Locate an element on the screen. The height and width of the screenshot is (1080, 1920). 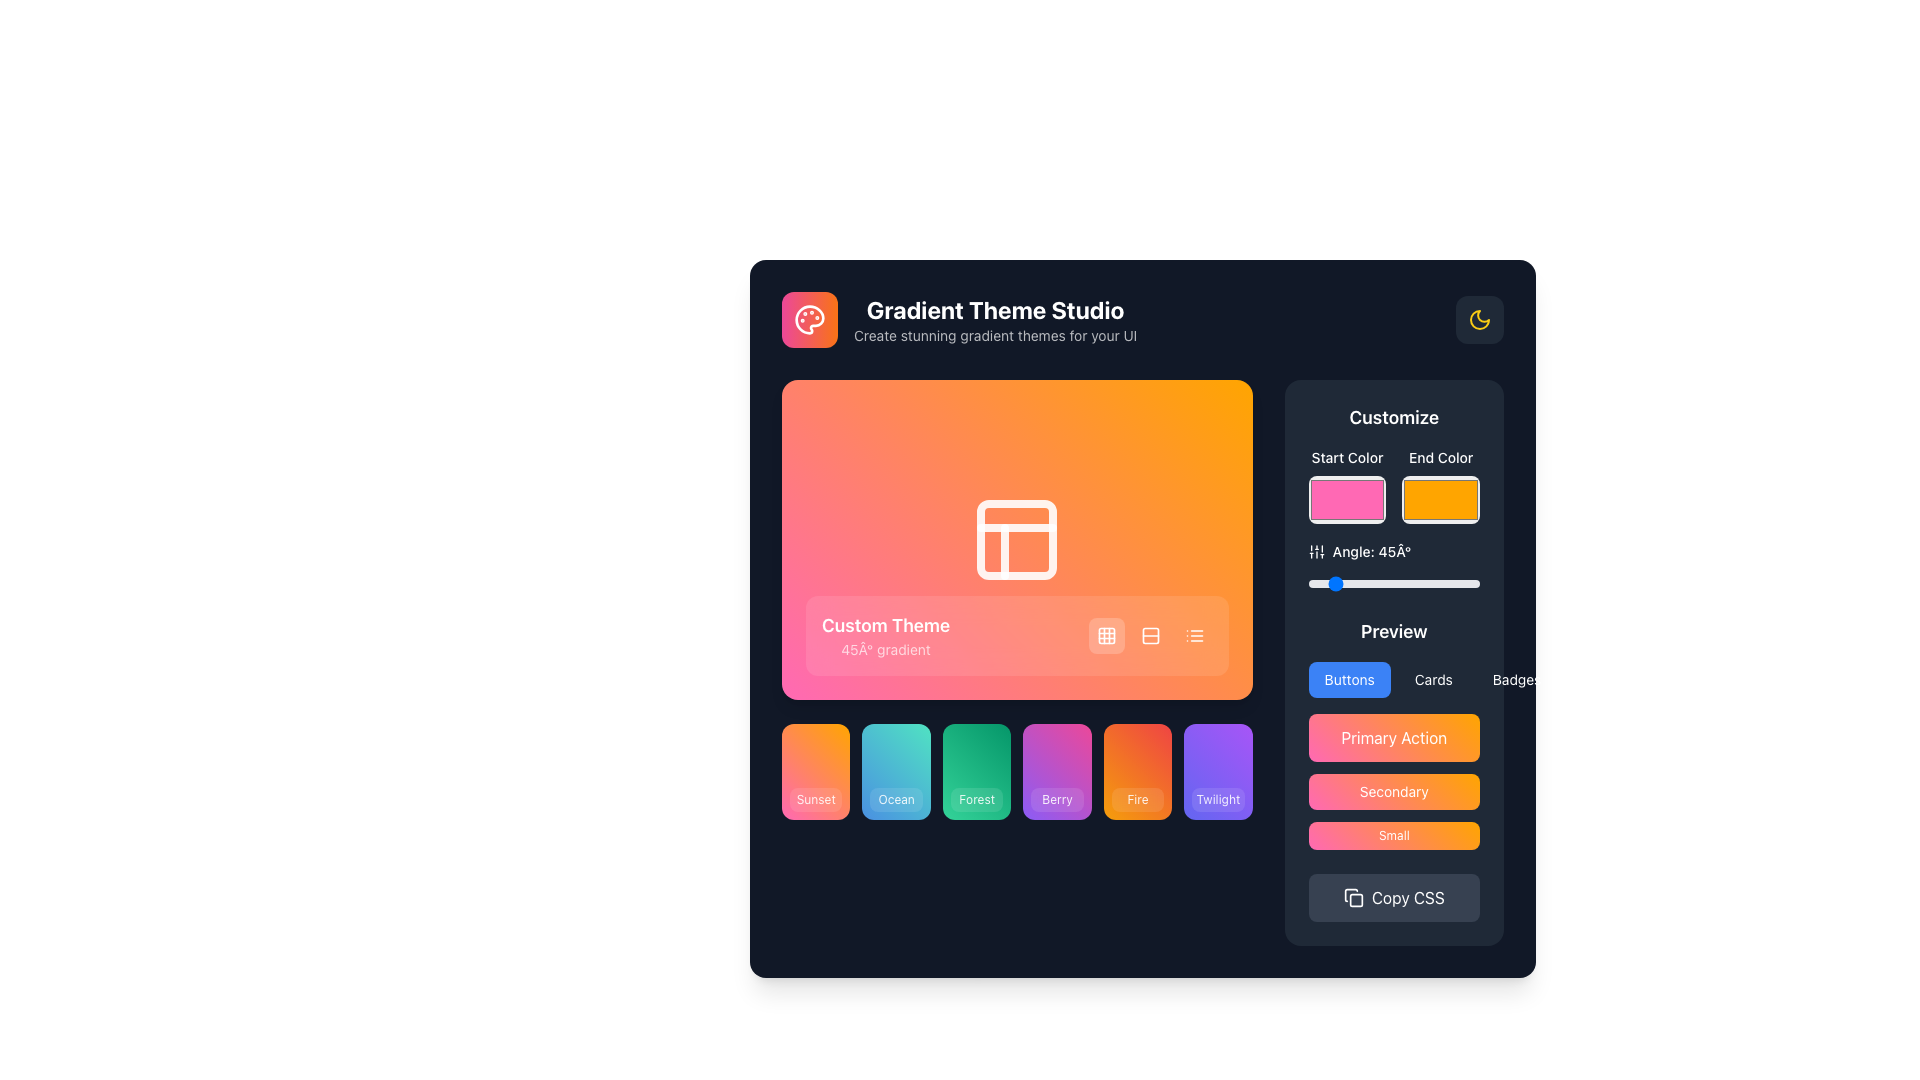
angle is located at coordinates (1467, 583).